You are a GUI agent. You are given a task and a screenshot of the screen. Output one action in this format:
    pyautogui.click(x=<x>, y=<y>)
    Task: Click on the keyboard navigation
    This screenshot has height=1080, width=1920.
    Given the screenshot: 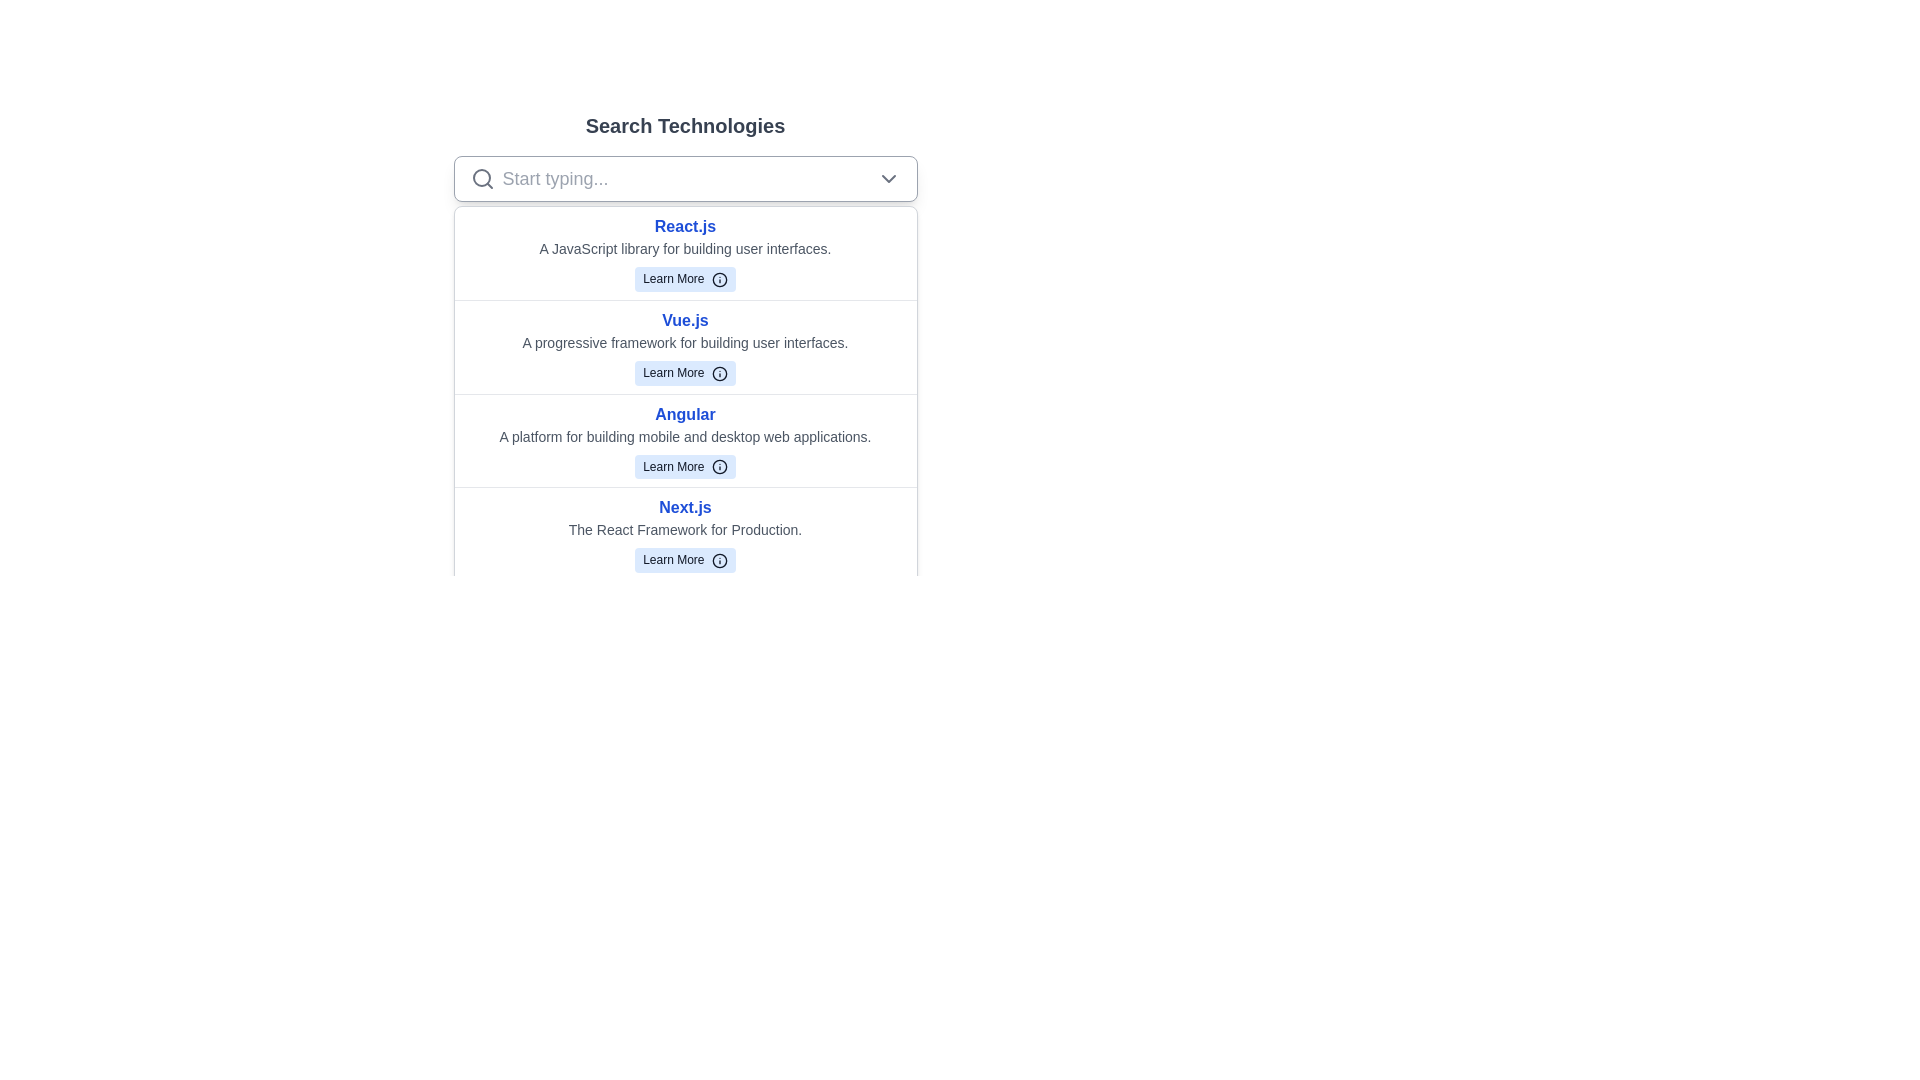 What is the action you would take?
    pyautogui.click(x=719, y=373)
    